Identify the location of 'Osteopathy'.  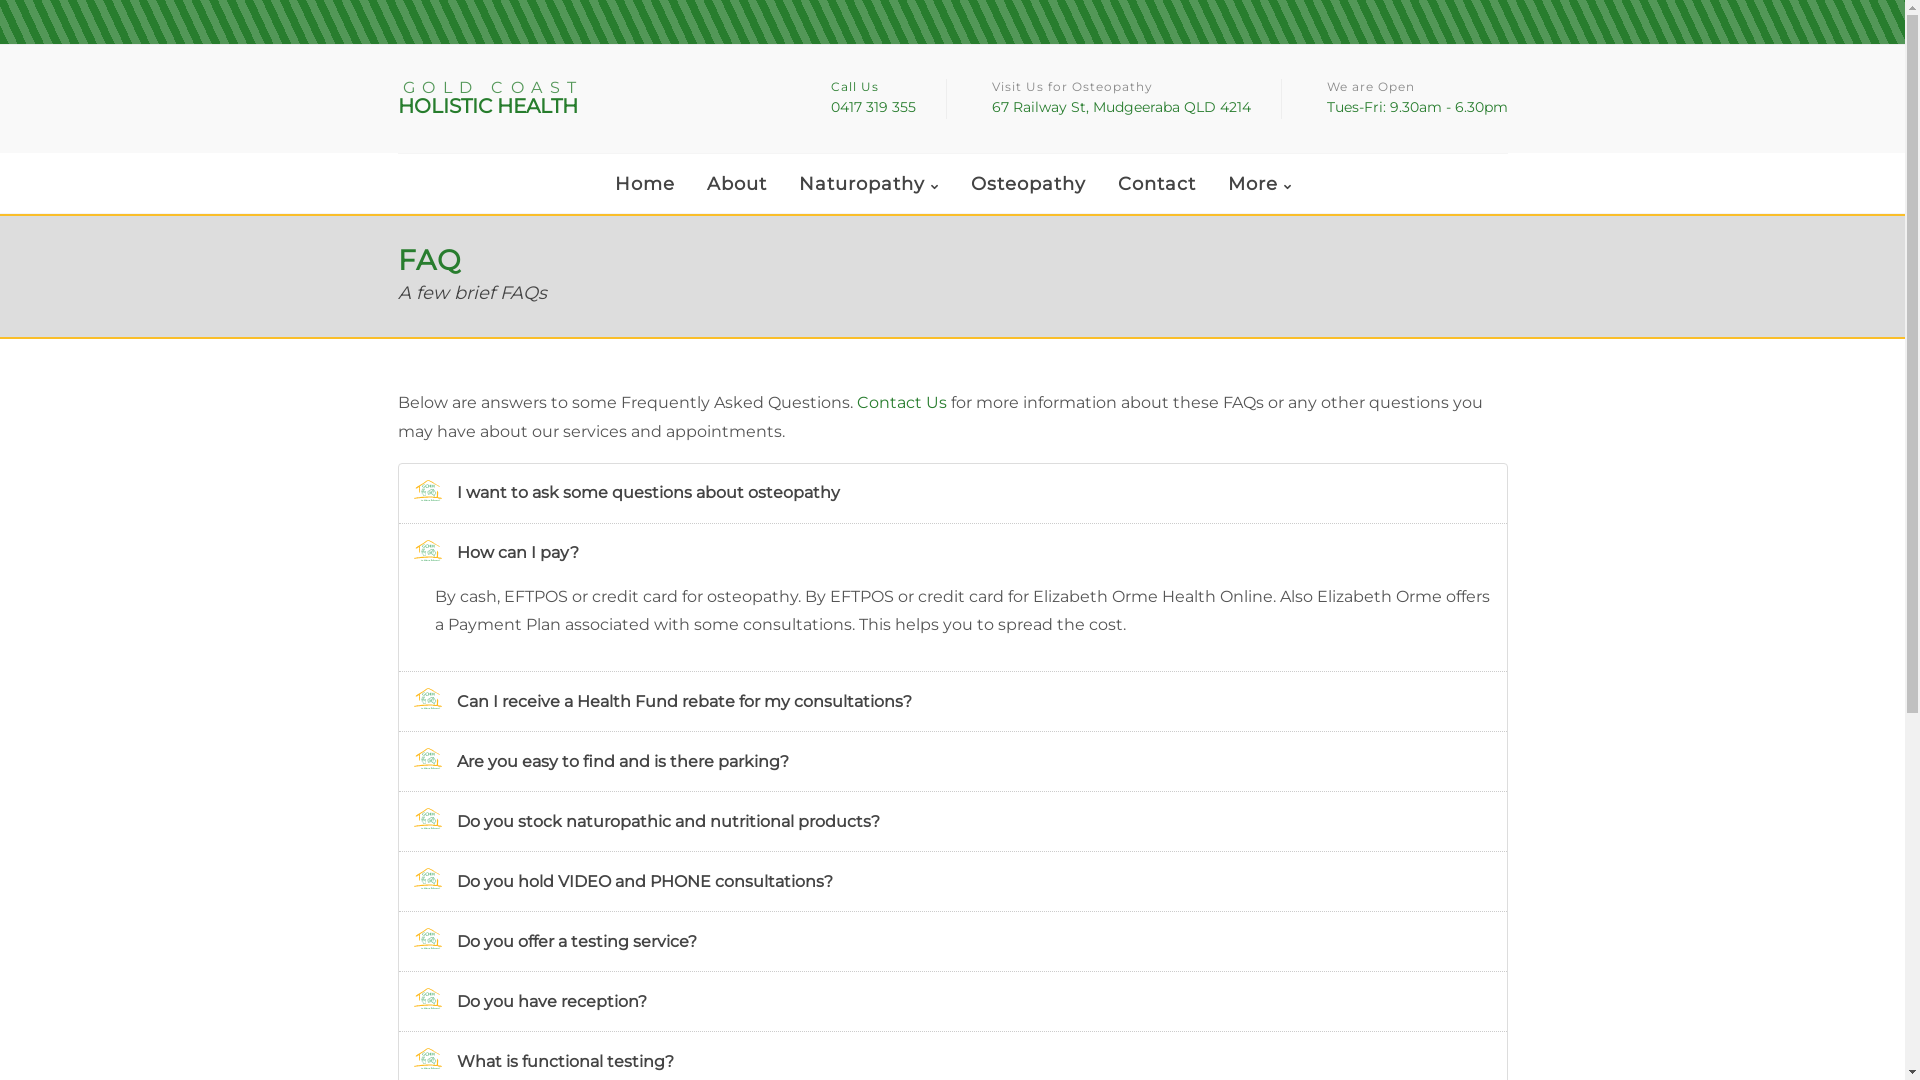
(1028, 184).